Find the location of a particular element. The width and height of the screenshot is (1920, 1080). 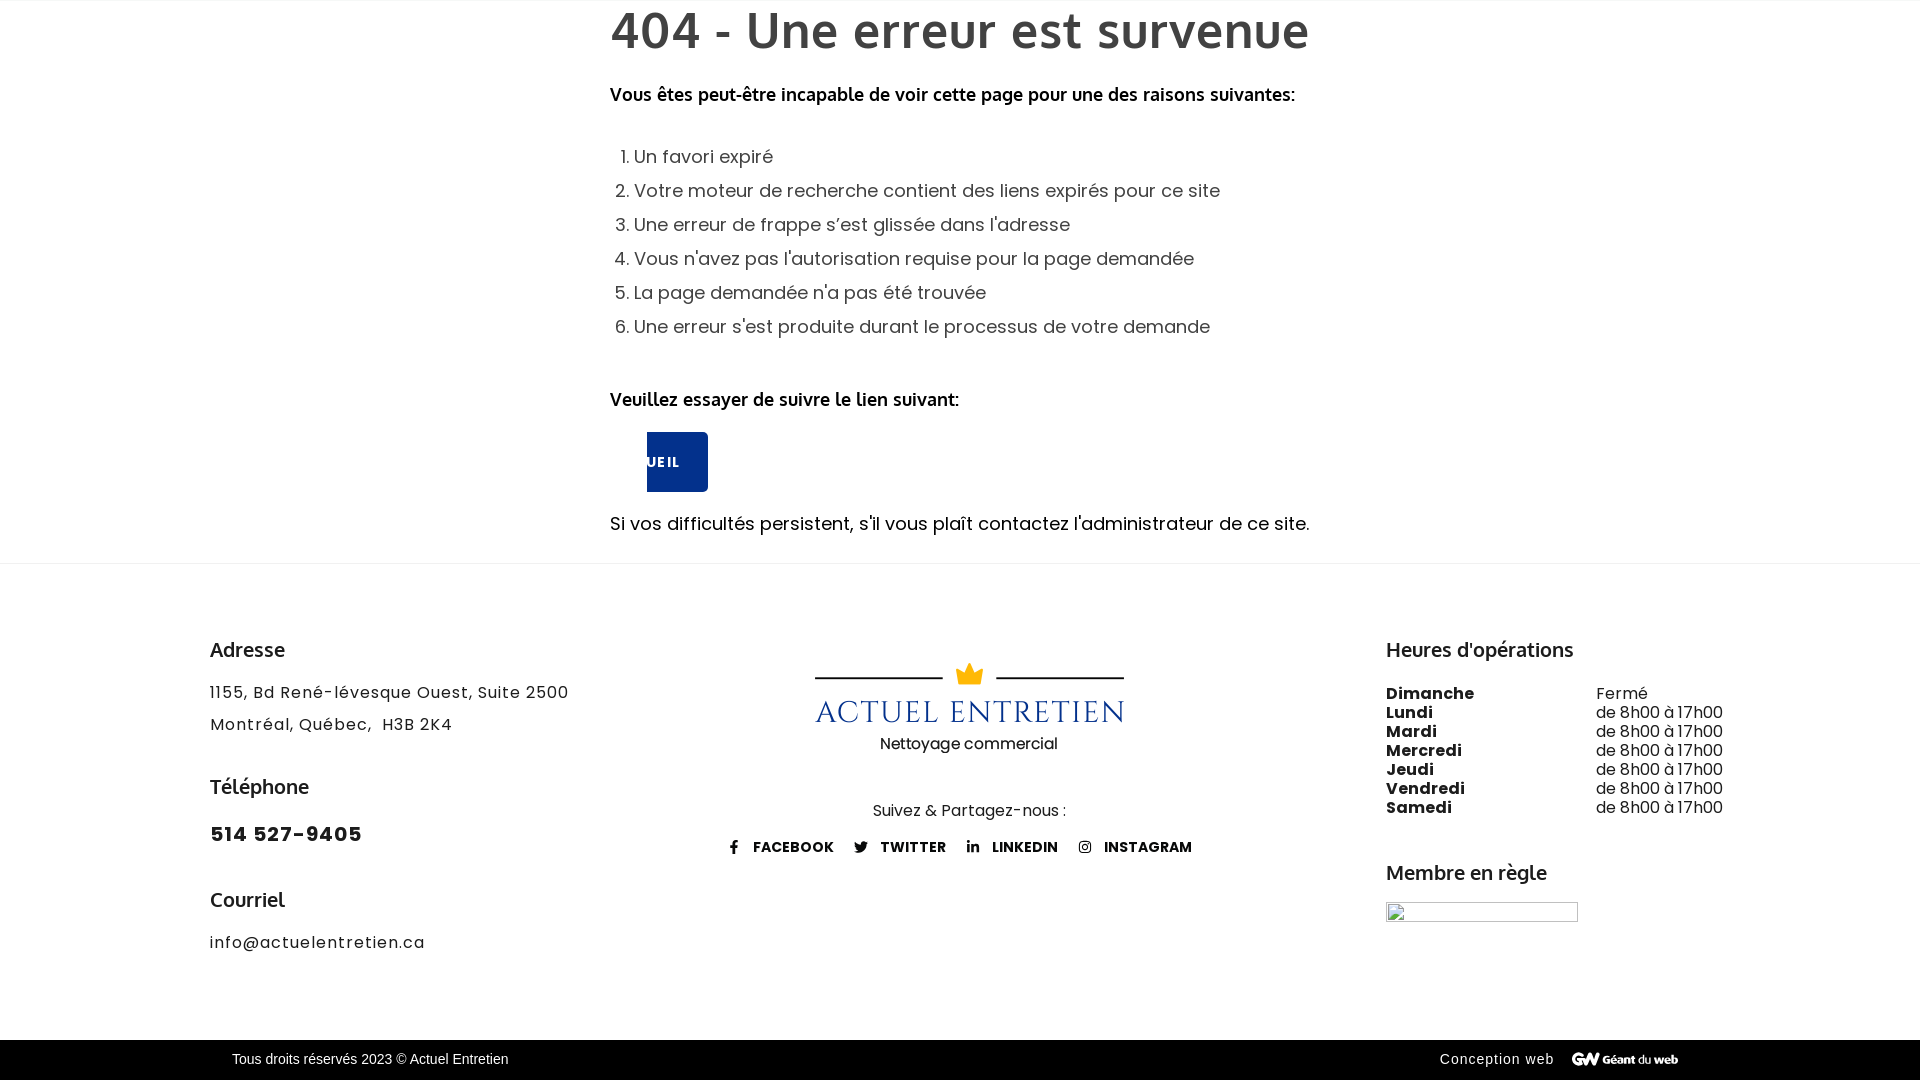

'Conception web' is located at coordinates (1497, 1058).